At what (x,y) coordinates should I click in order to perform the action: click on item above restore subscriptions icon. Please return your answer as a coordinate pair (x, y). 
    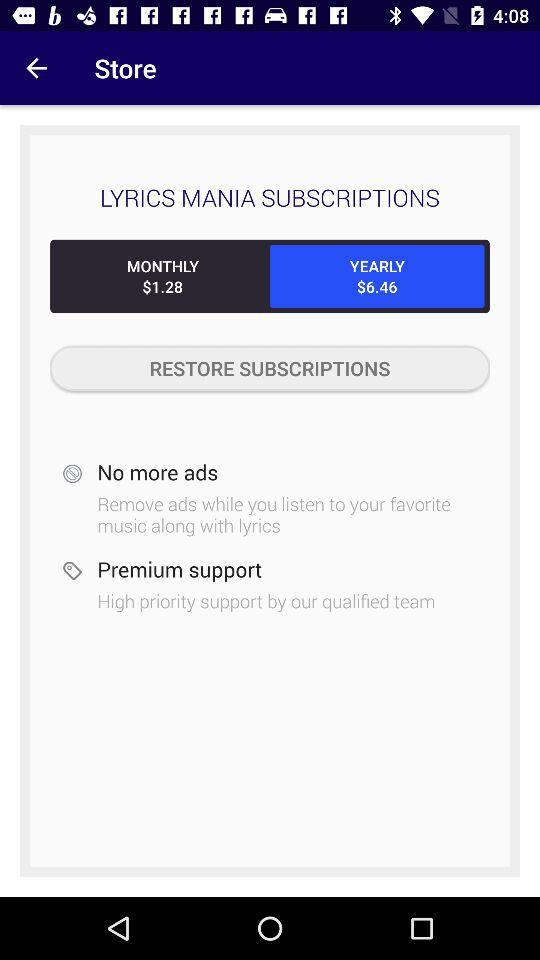
    Looking at the image, I should click on (377, 275).